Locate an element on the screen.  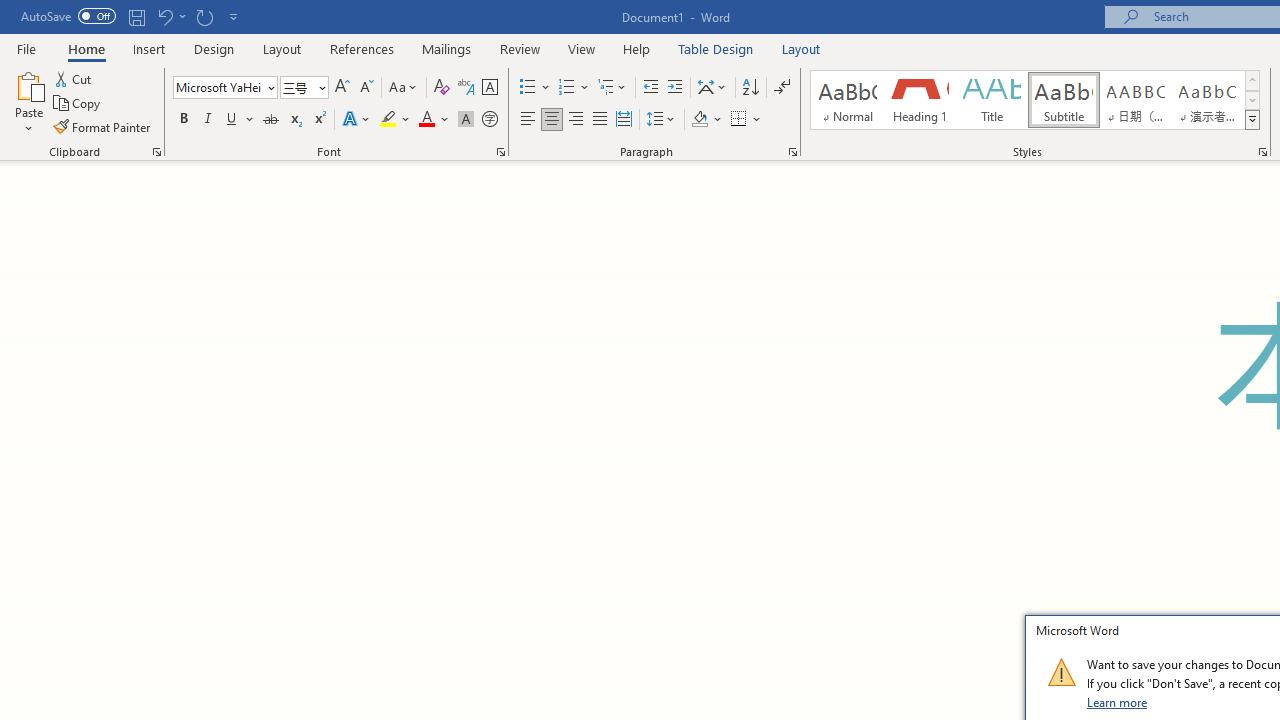
'Undo Grow Font' is located at coordinates (170, 16).